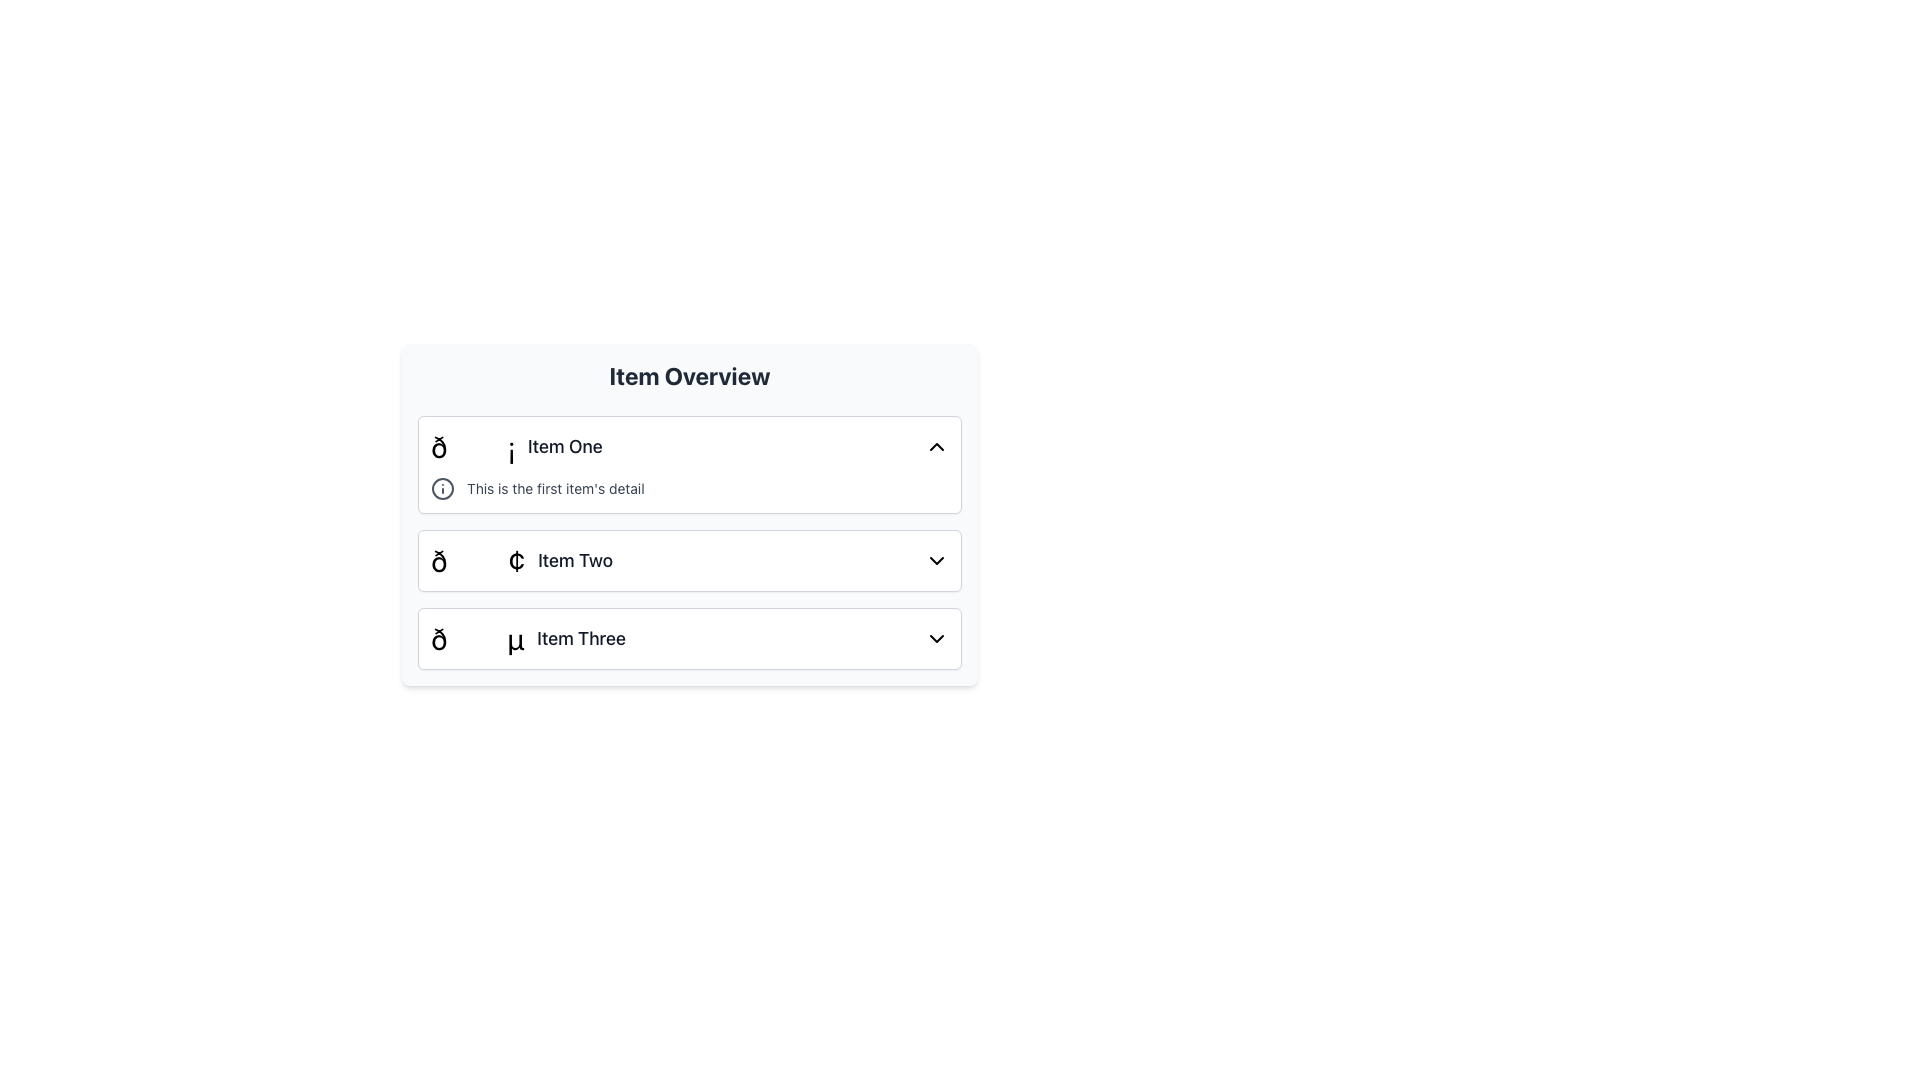 The height and width of the screenshot is (1080, 1920). I want to click on the Text Label that reads 'This is the first item's detail', which is styled in smaller font size and light gray color, located next to the circular icon with the letter i, so click(555, 489).